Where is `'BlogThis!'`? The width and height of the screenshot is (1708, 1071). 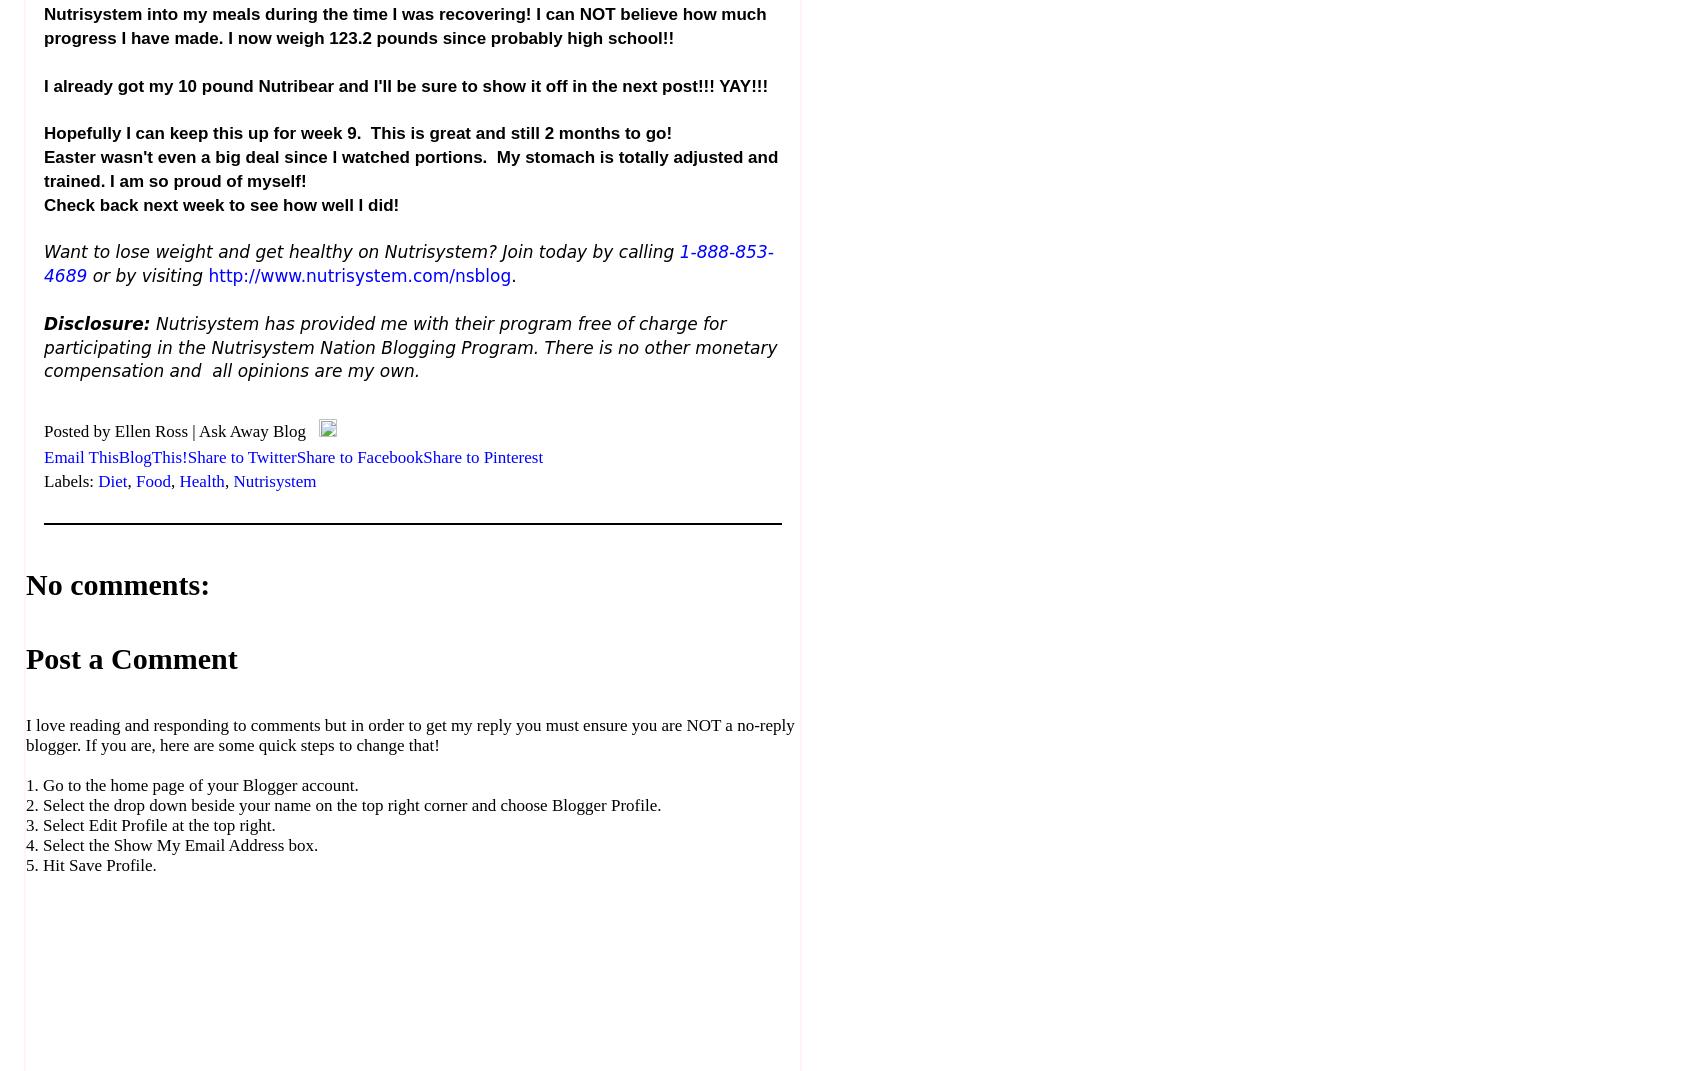 'BlogThis!' is located at coordinates (152, 456).